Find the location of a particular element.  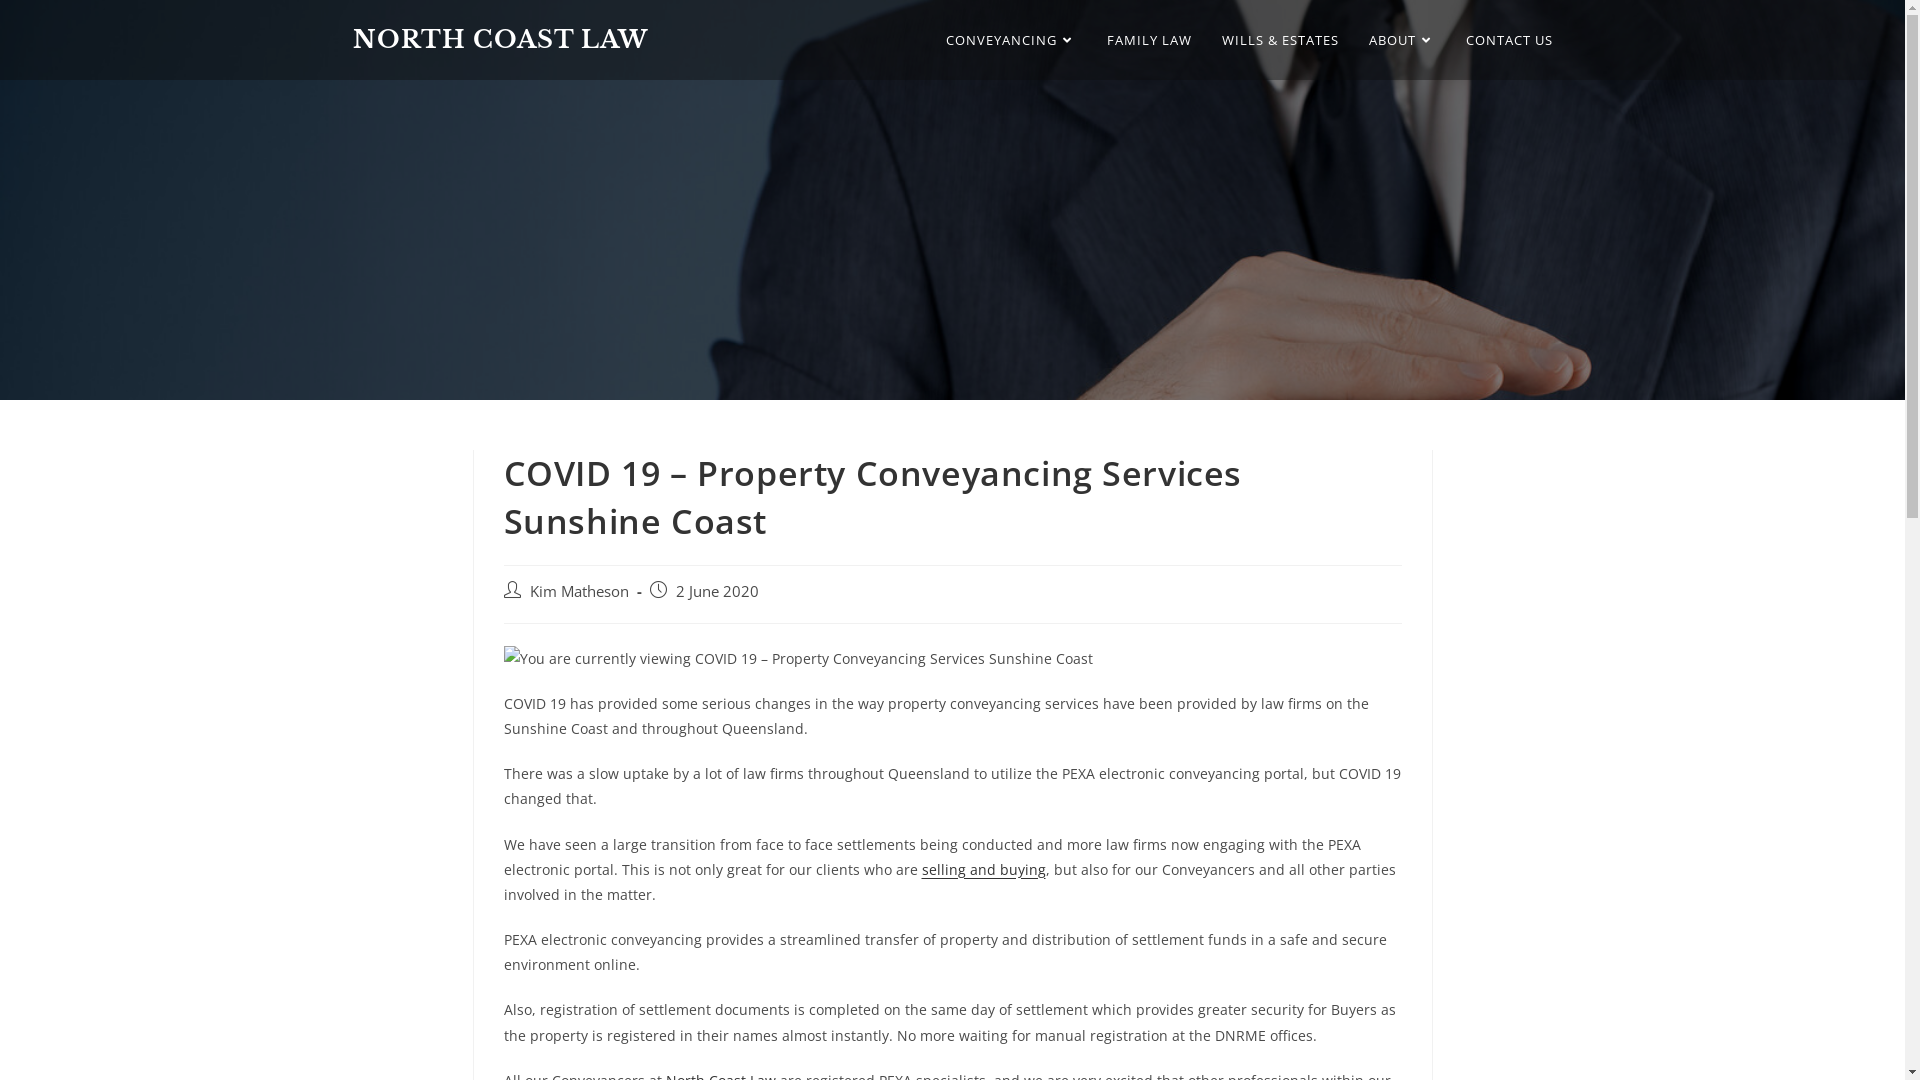

'Kim Matheson' is located at coordinates (578, 590).